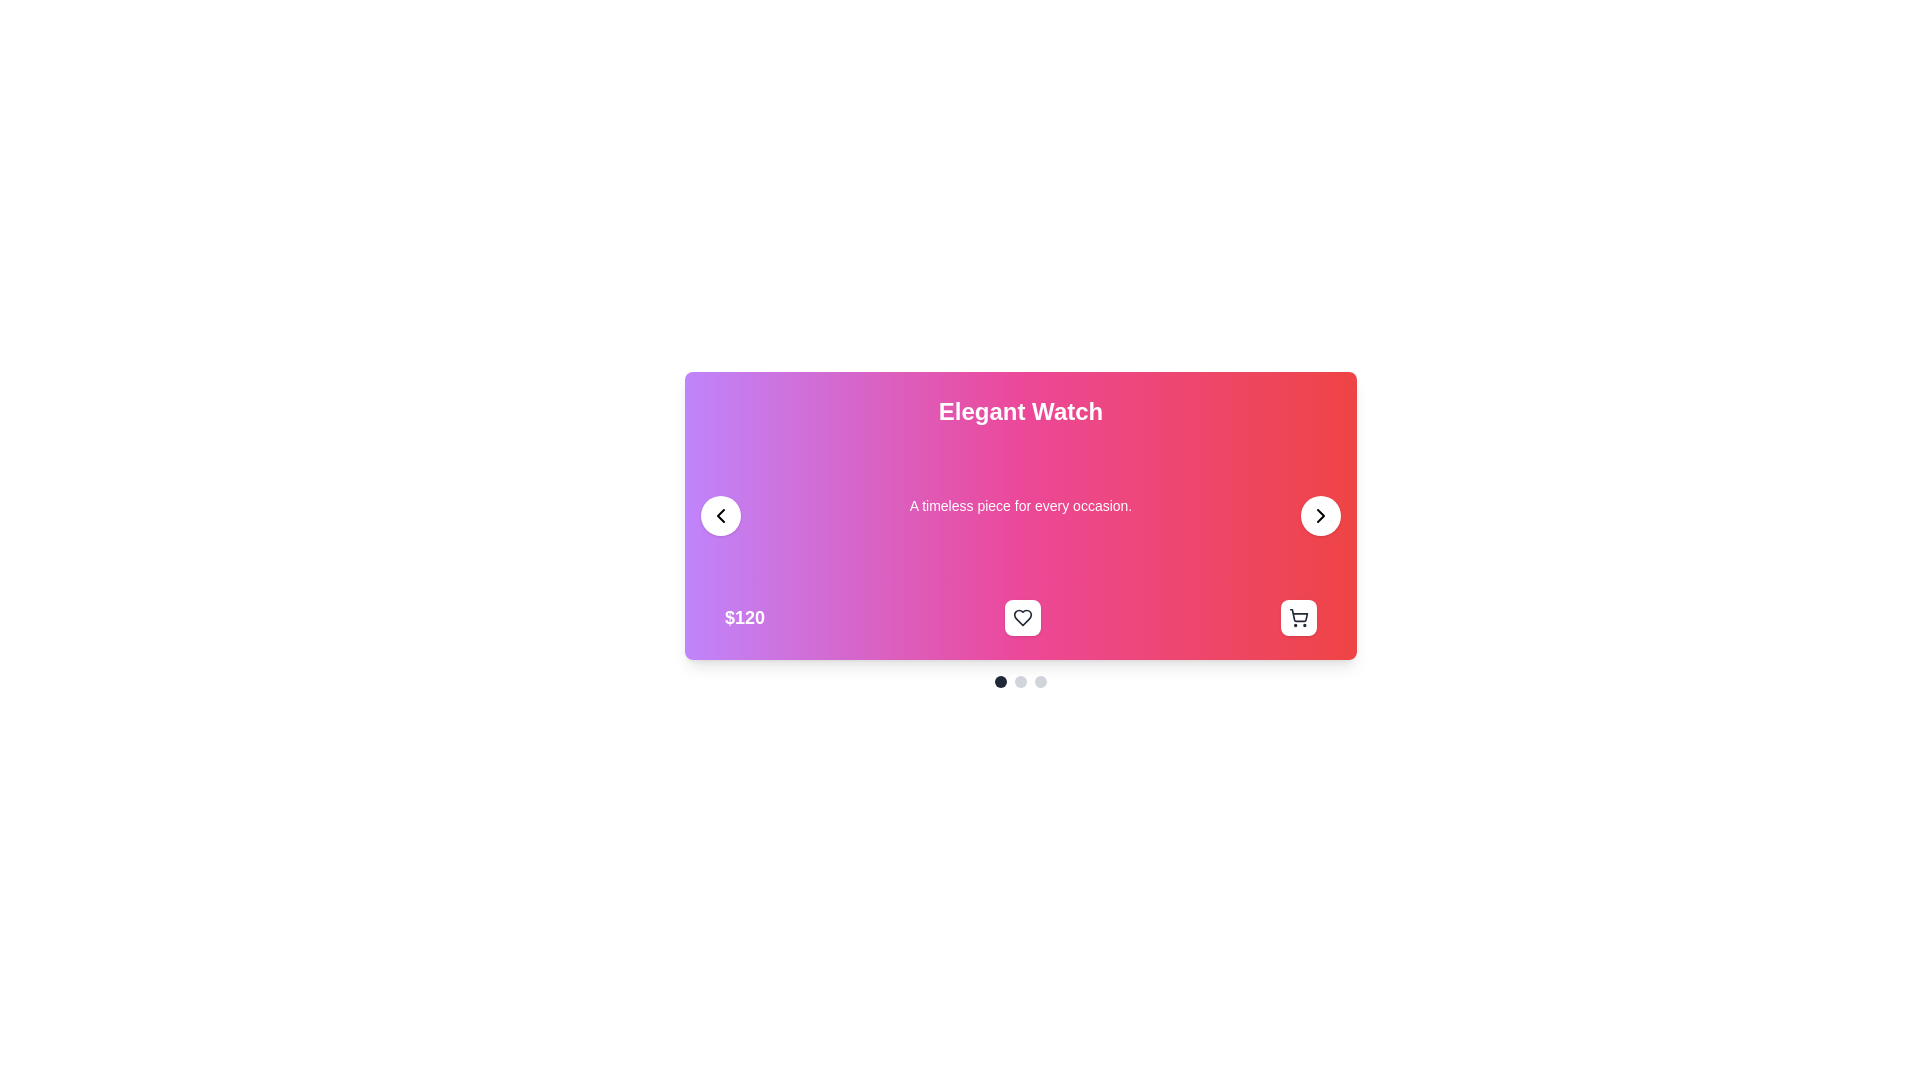 The width and height of the screenshot is (1920, 1080). What do you see at coordinates (1299, 616) in the screenshot?
I see `the button with a shopping cart icon that has a white background and rounded corners for tooltip or visual feedback` at bounding box center [1299, 616].